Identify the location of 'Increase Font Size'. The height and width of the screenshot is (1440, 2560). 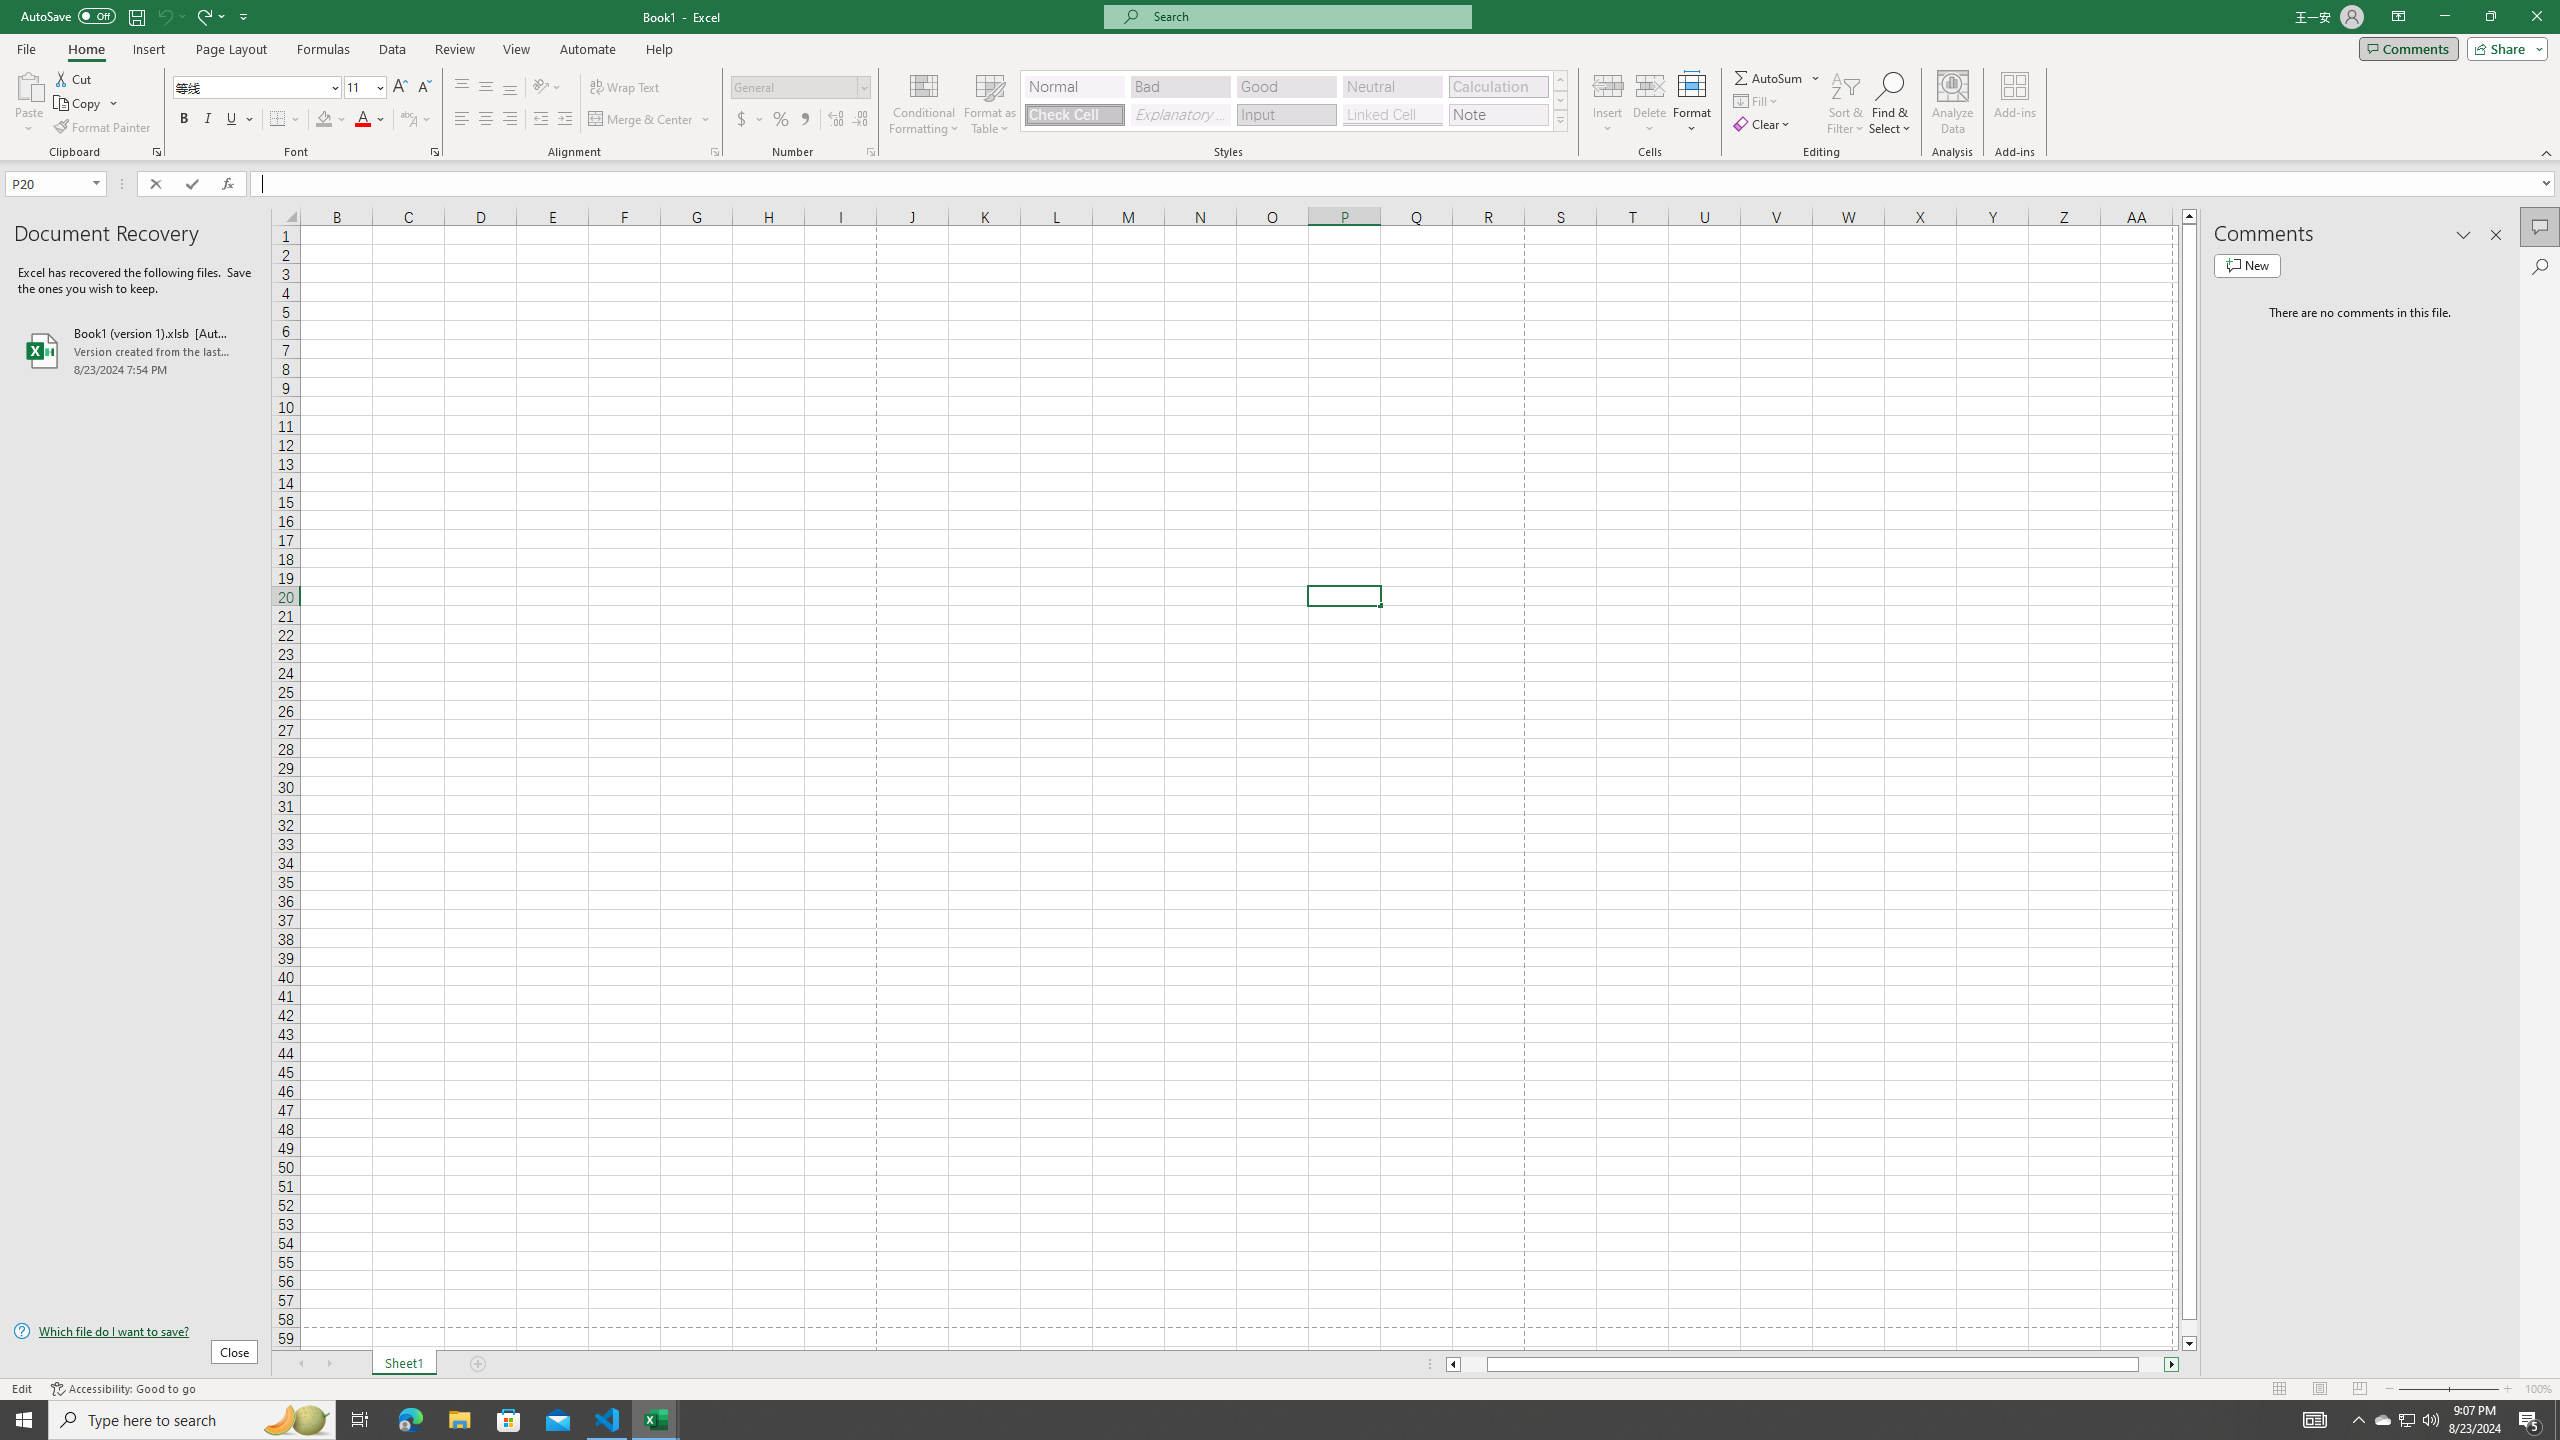
(399, 87).